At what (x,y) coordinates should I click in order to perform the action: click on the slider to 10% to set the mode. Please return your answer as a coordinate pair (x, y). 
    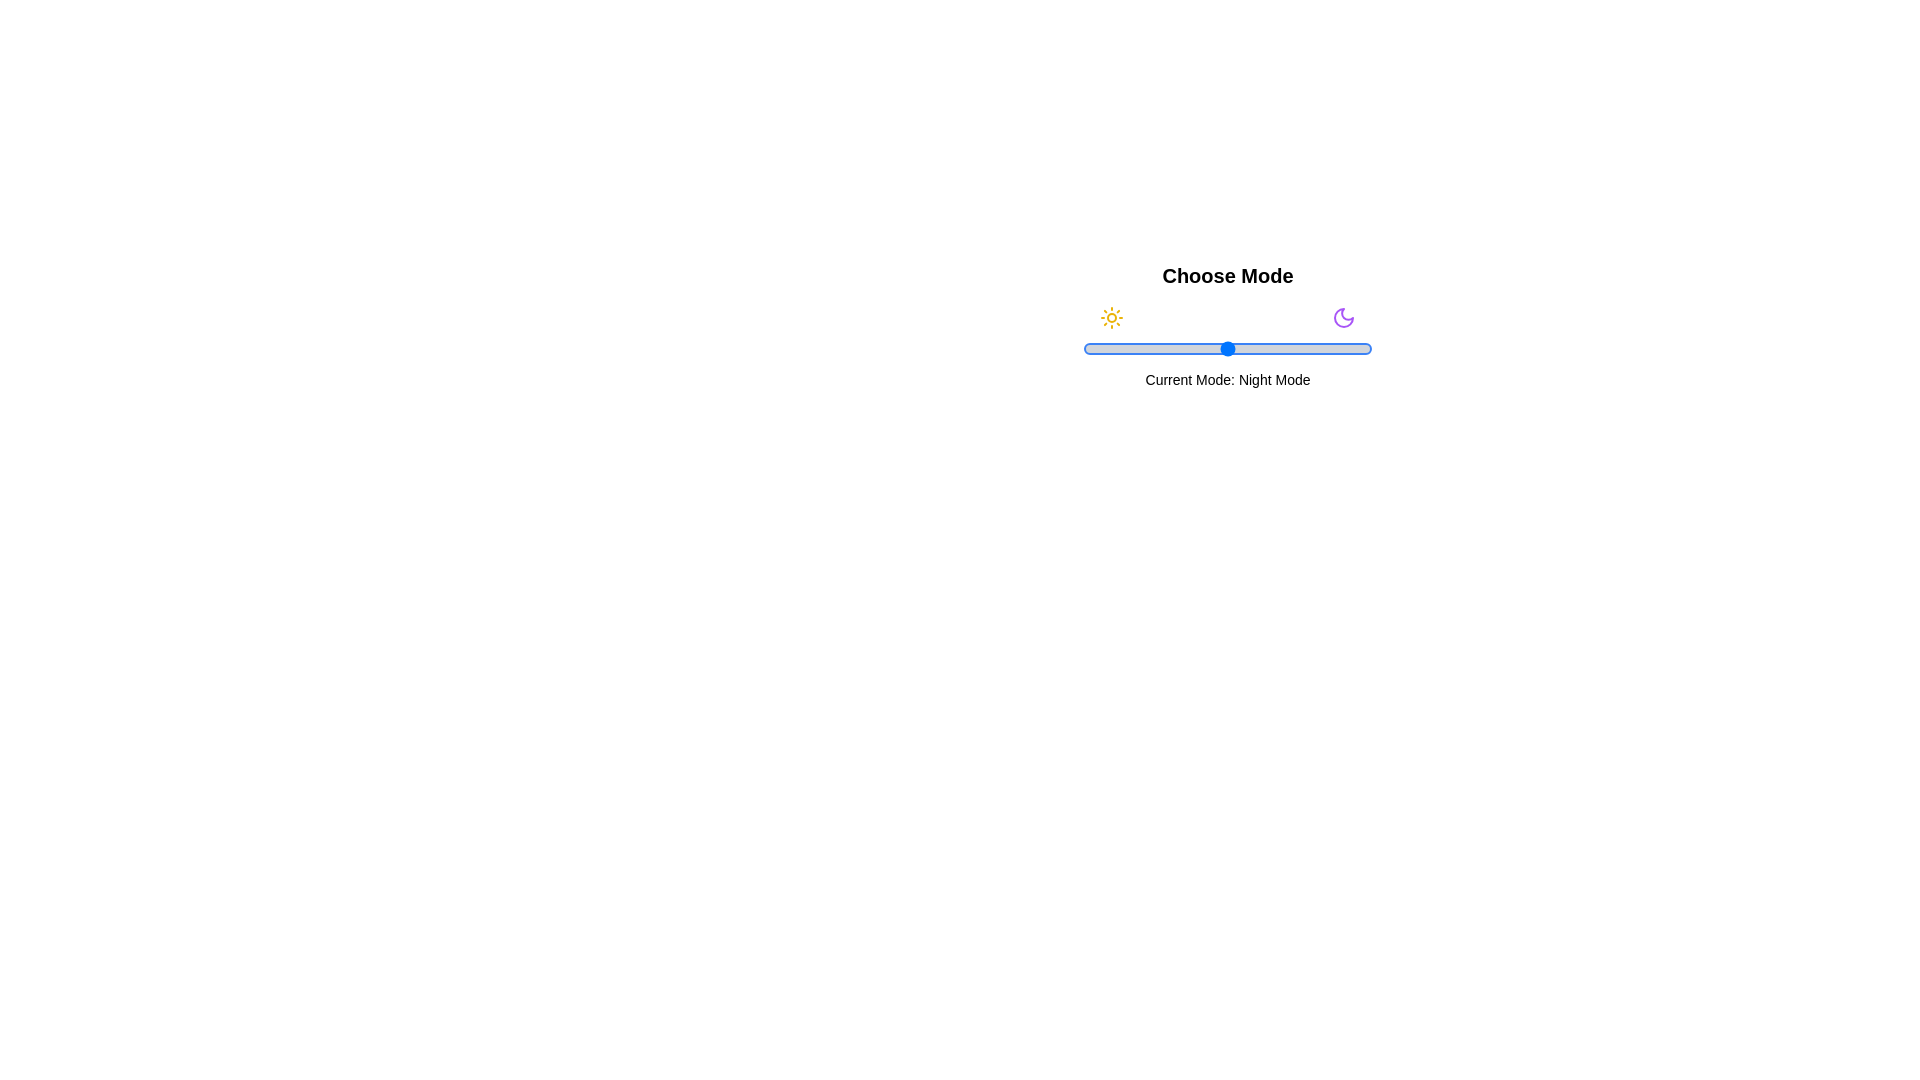
    Looking at the image, I should click on (1111, 347).